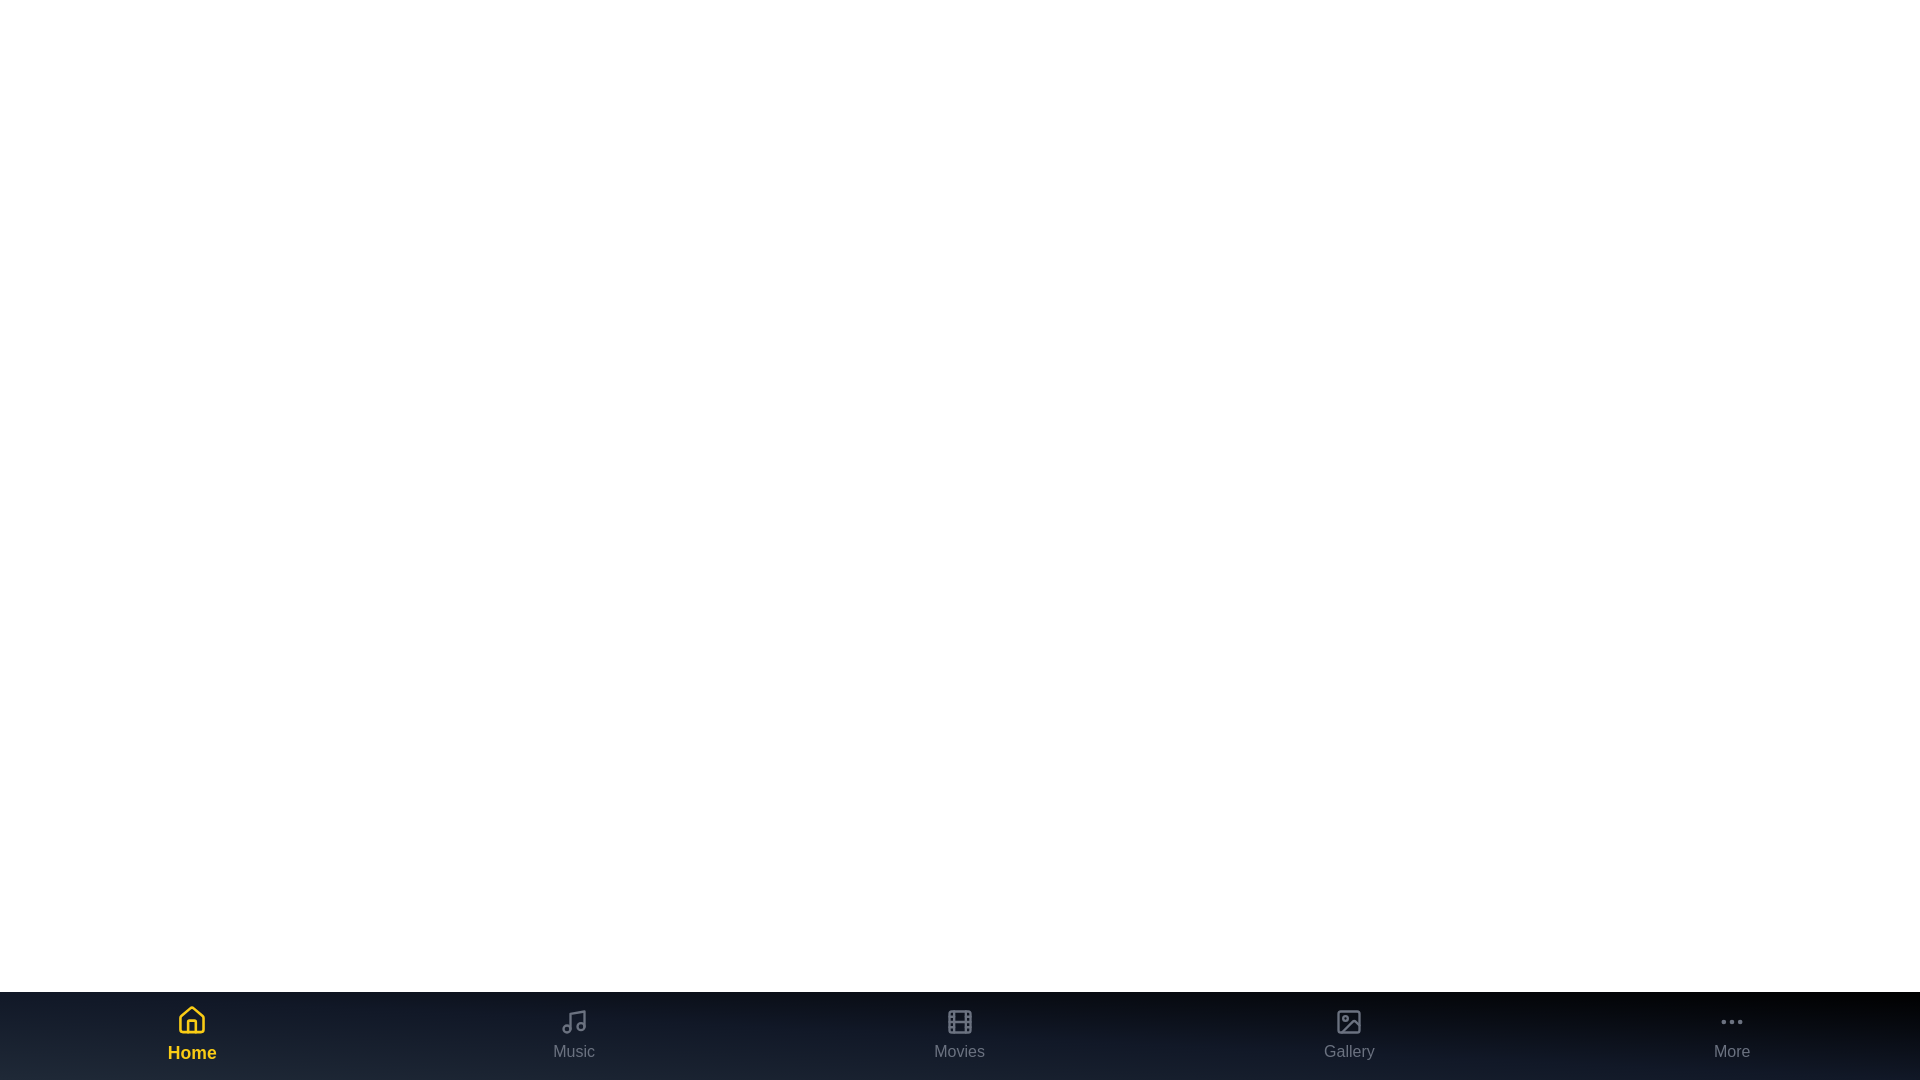 The width and height of the screenshot is (1920, 1080). Describe the element at coordinates (573, 1035) in the screenshot. I see `the Music tab to observe its visual feedback` at that location.